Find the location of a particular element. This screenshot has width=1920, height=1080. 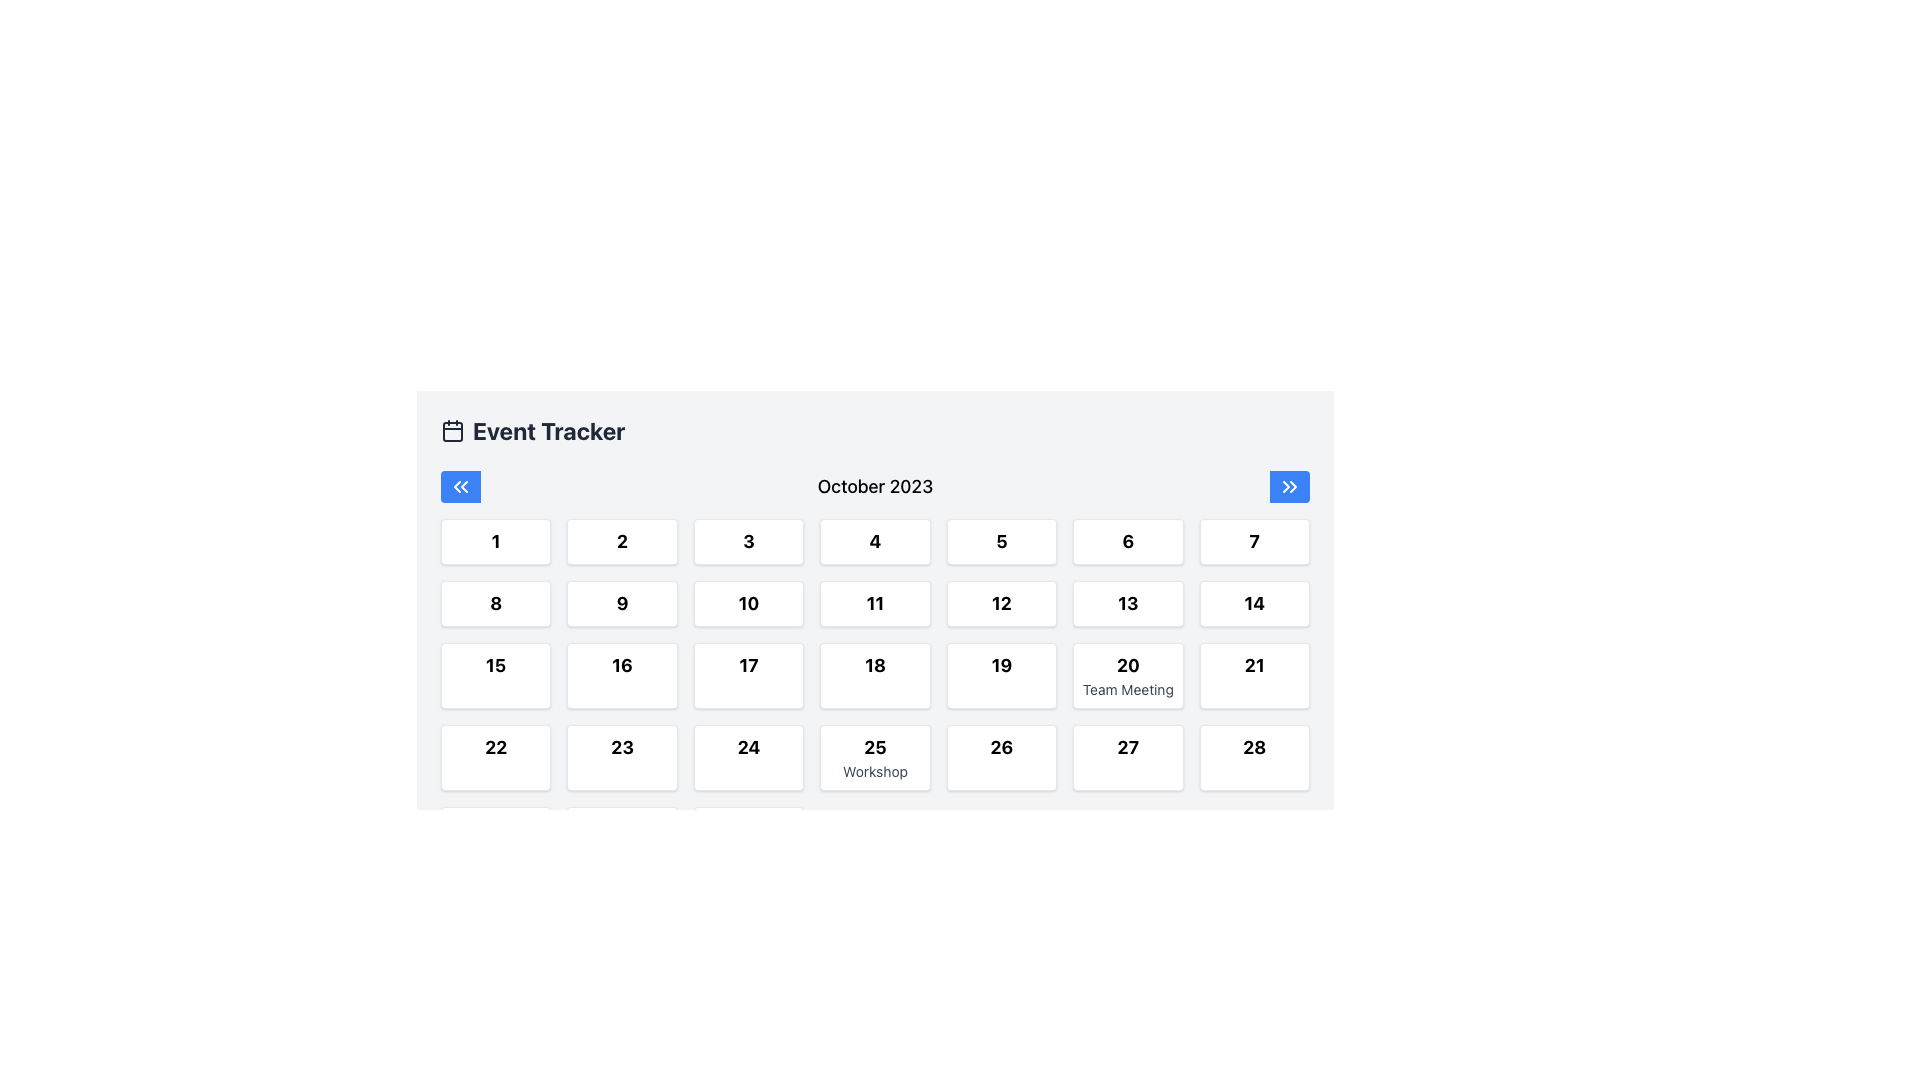

prominently displayed text label showing the number '20' which is located above a smaller text label reading 'Team Meeting' in the calendar interface for October 2023 is located at coordinates (1128, 666).